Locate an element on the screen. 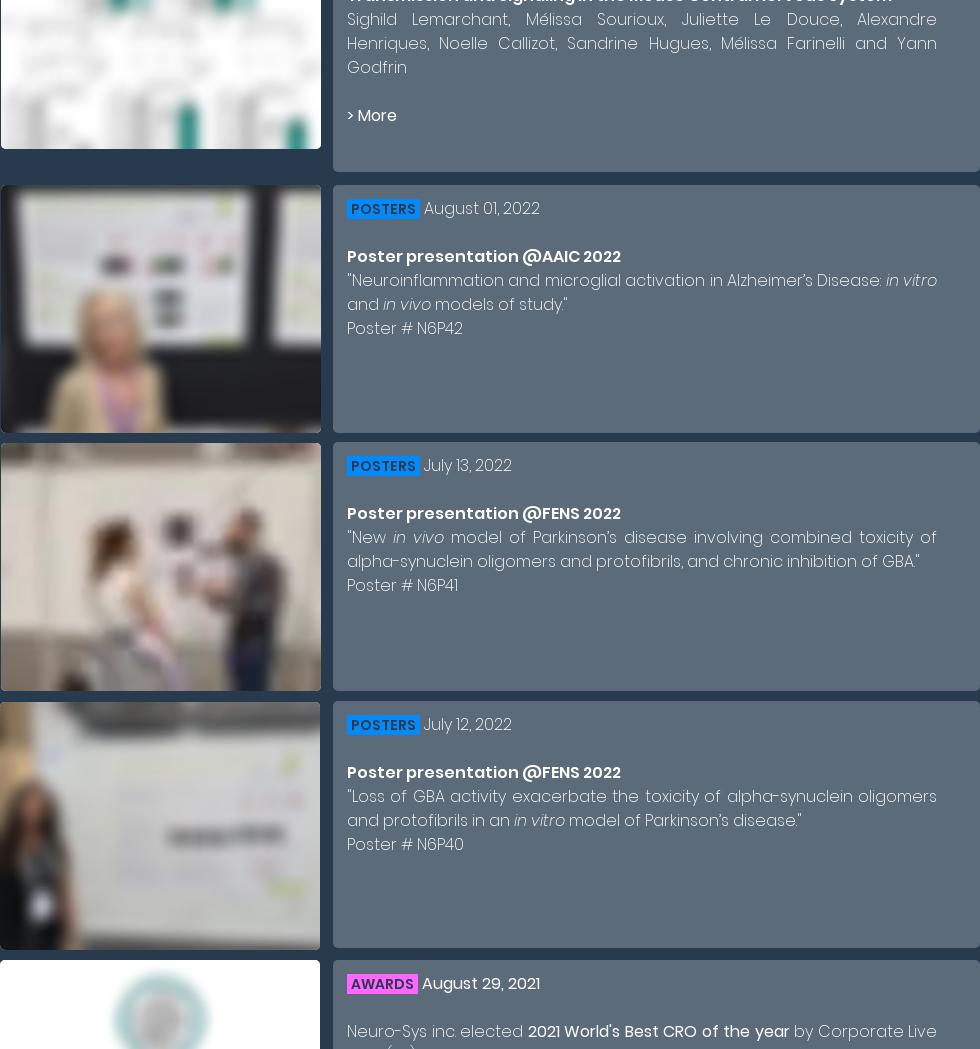  'More' is located at coordinates (357, 114).